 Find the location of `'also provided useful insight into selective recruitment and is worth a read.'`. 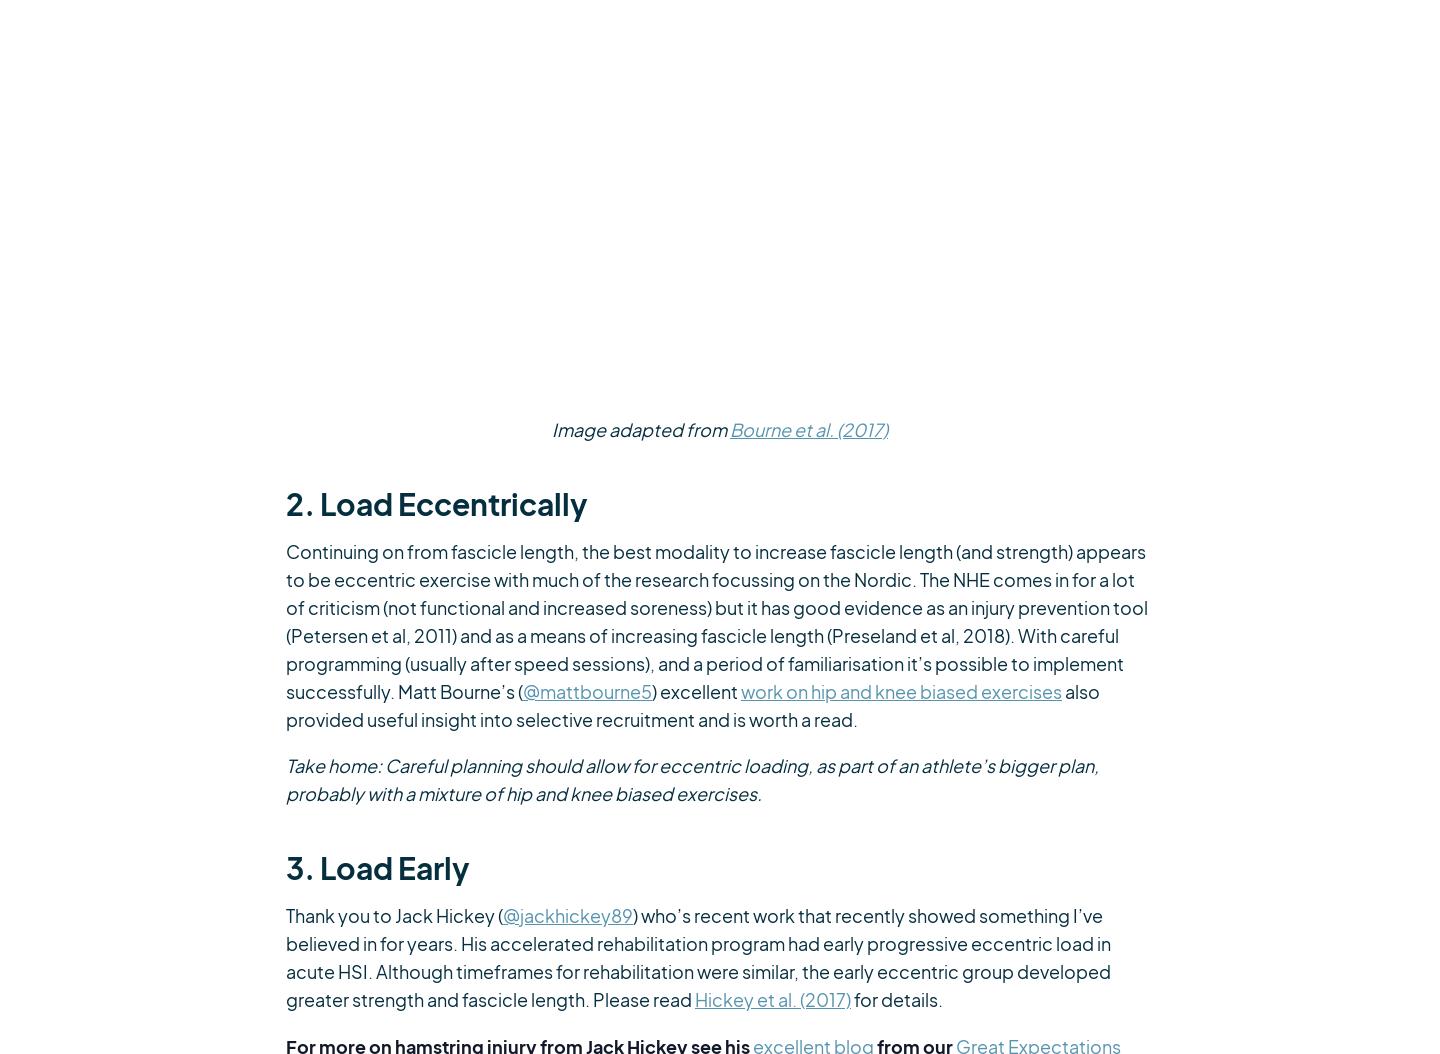

'also provided useful insight into selective recruitment and is worth a read.' is located at coordinates (692, 704).